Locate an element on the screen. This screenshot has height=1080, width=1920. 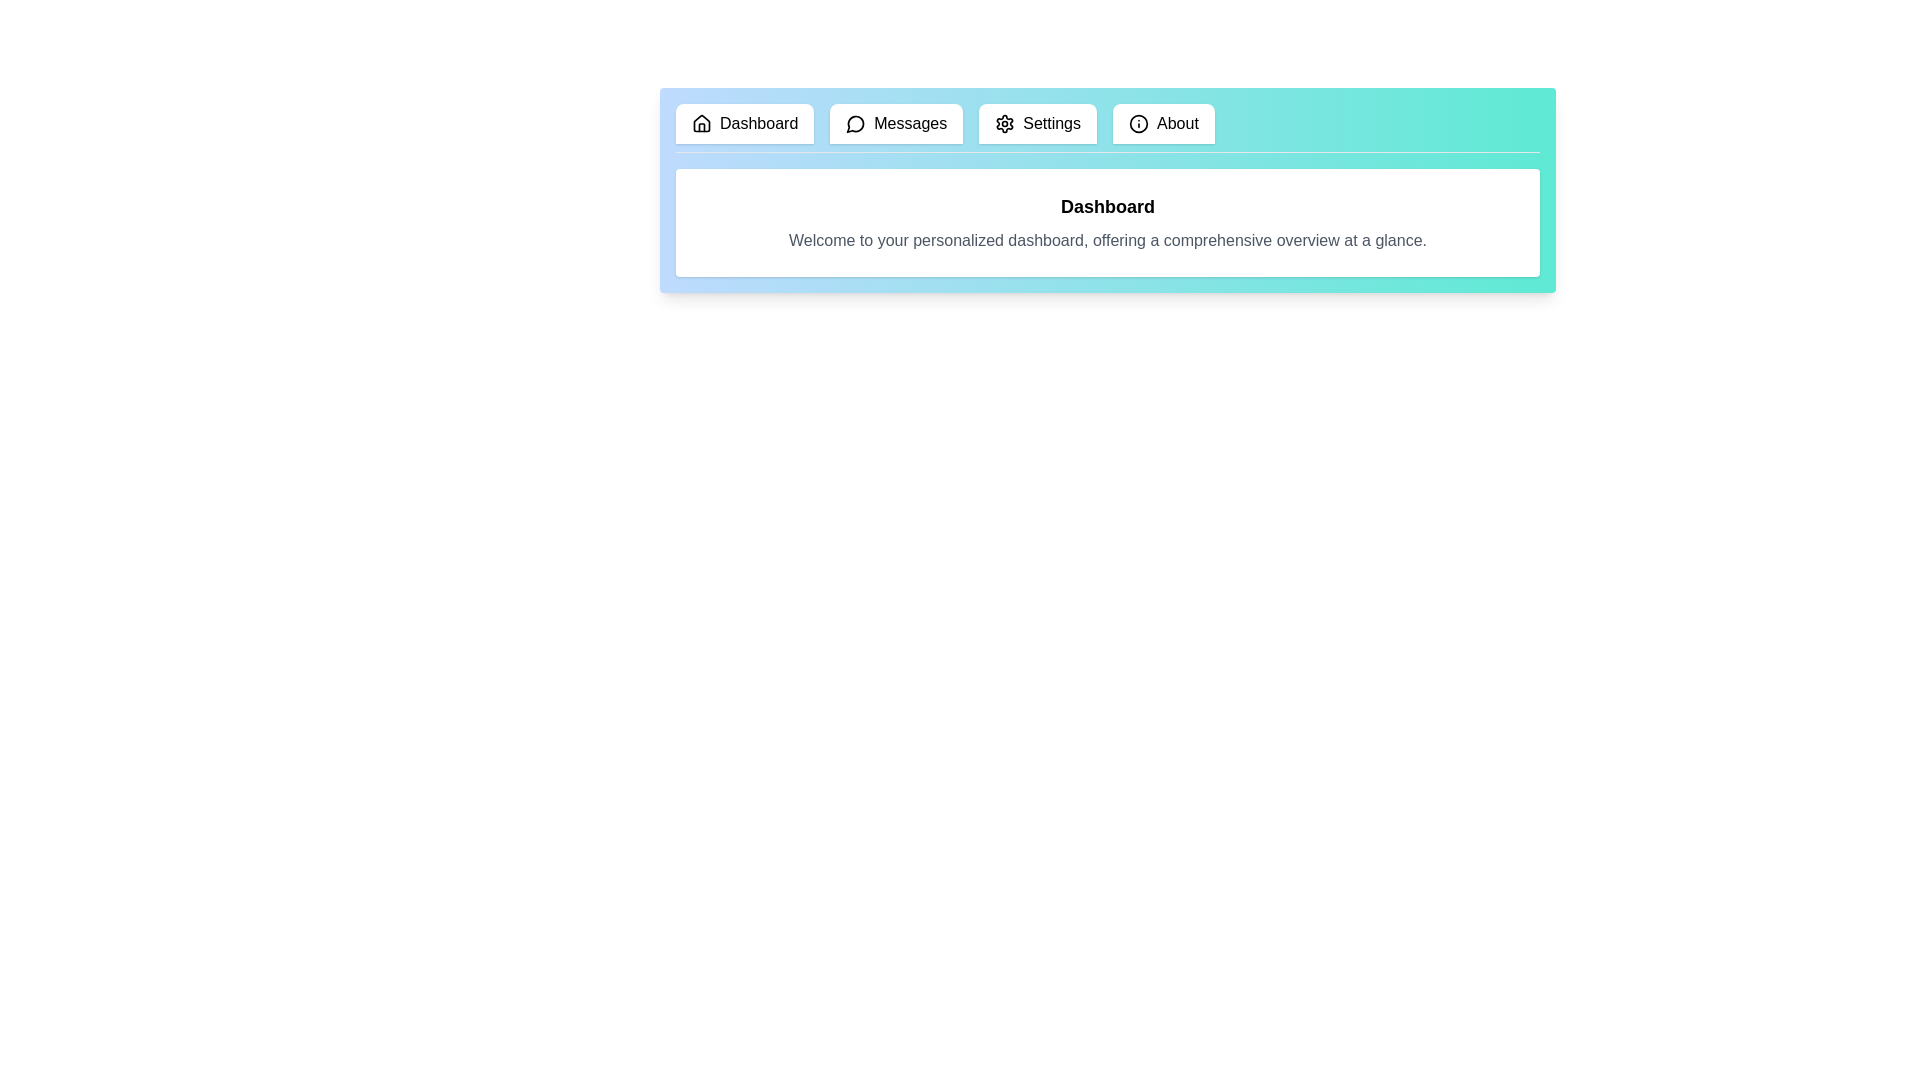
the Messages tab to view its content is located at coordinates (895, 123).